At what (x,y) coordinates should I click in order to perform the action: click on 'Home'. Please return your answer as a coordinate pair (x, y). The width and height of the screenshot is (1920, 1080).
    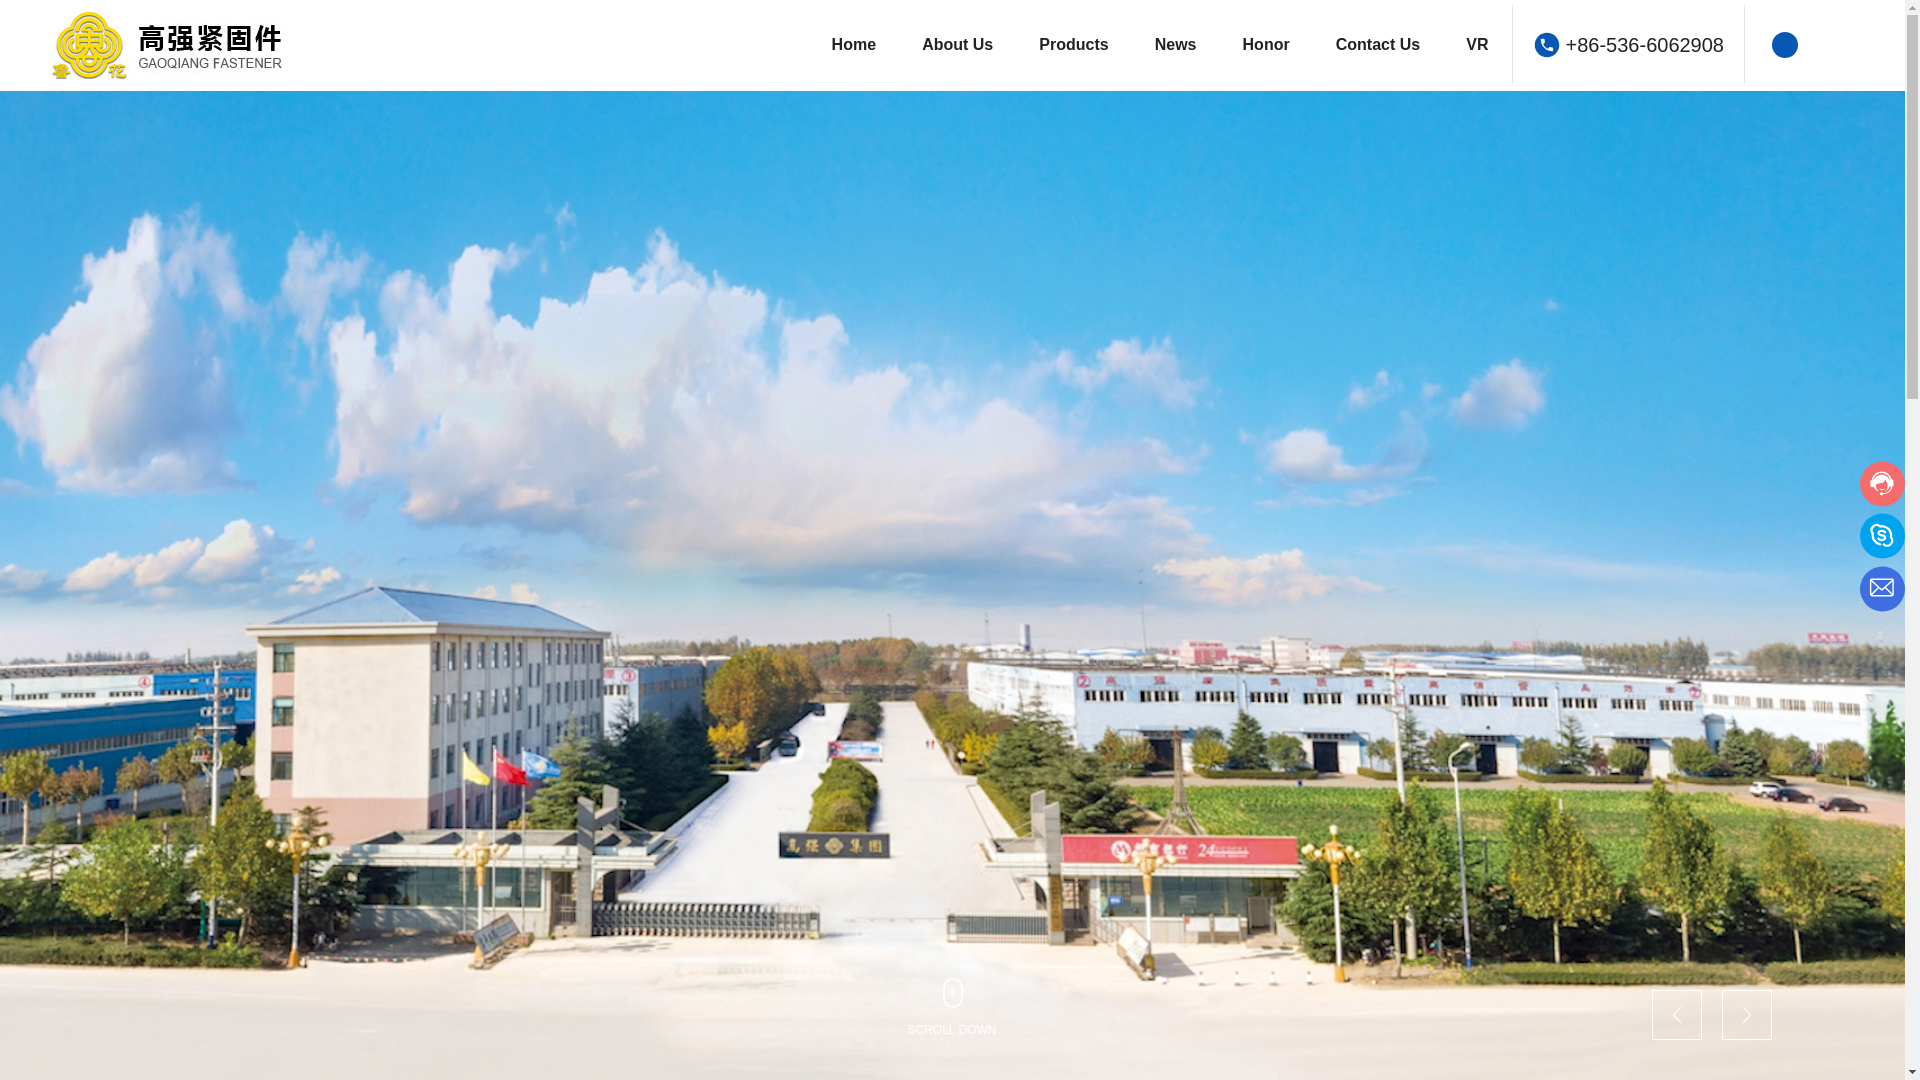
    Looking at the image, I should click on (854, 45).